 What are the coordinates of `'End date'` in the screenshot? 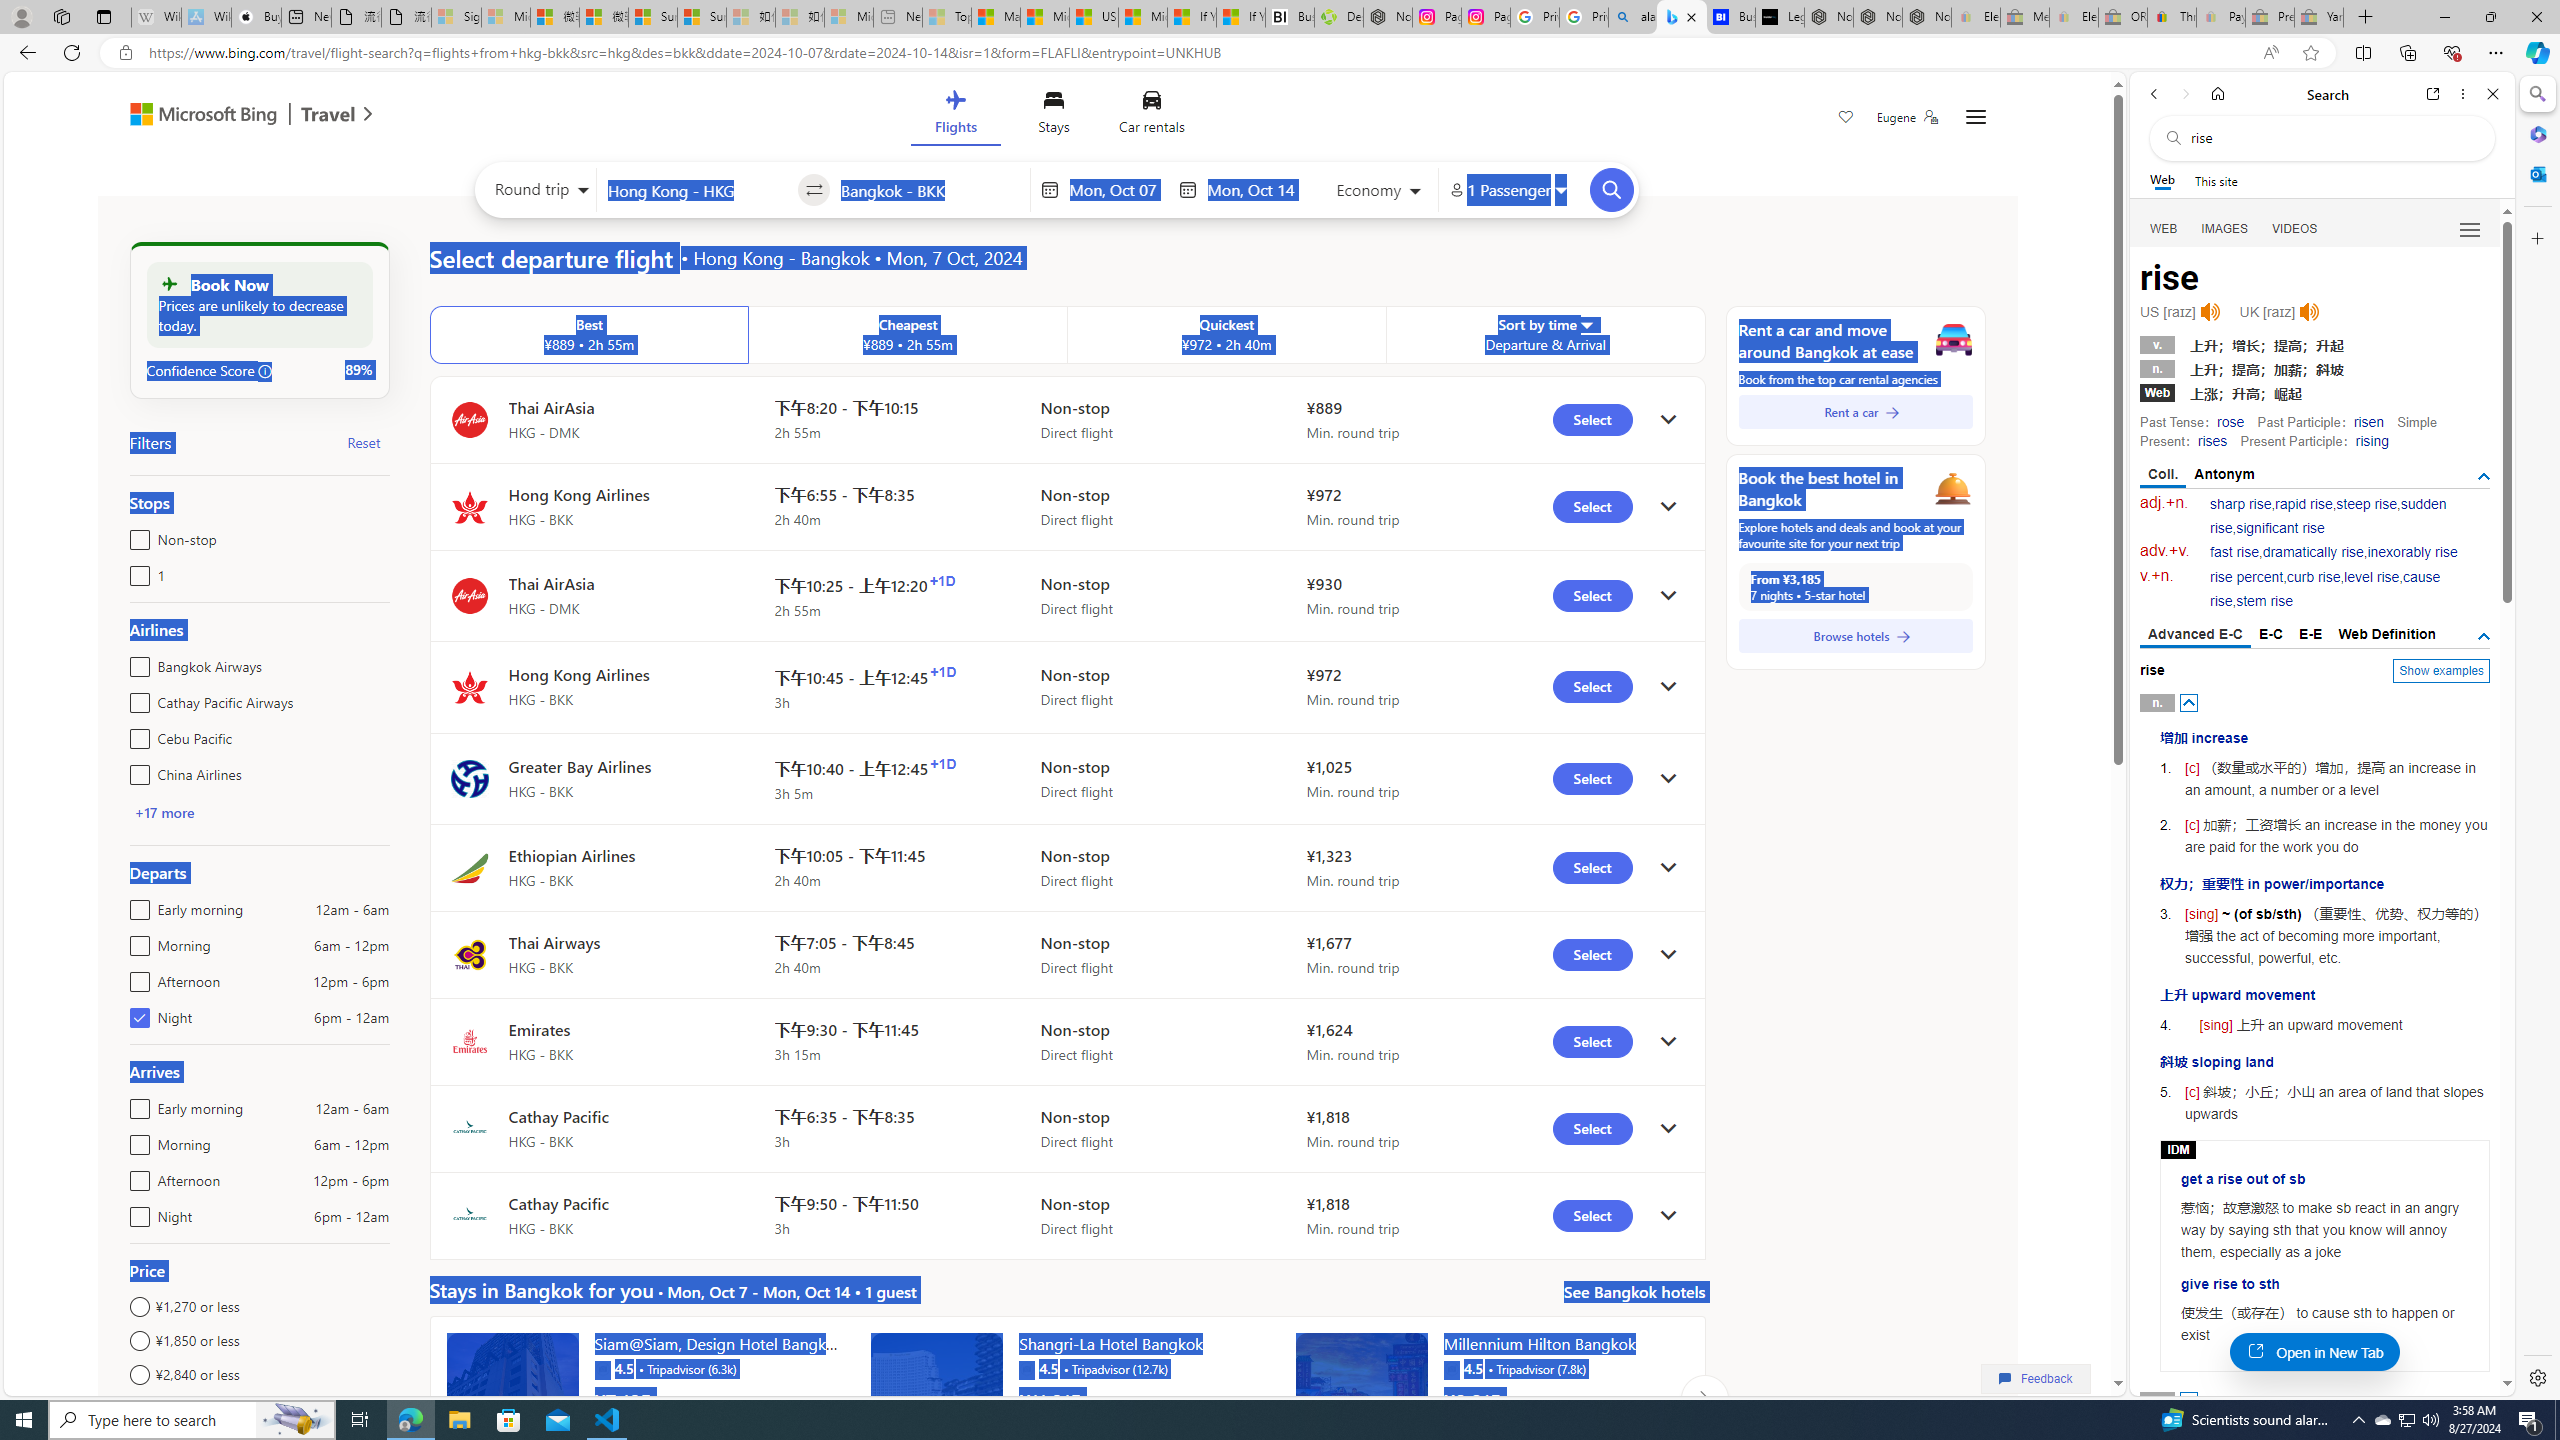 It's located at (1255, 189).